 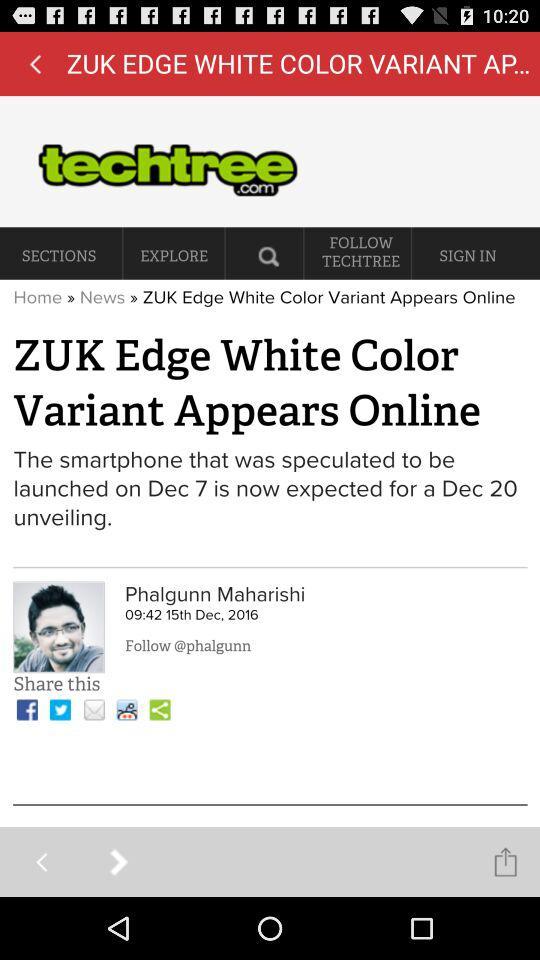 I want to click on the arrow_backward icon, so click(x=41, y=922).